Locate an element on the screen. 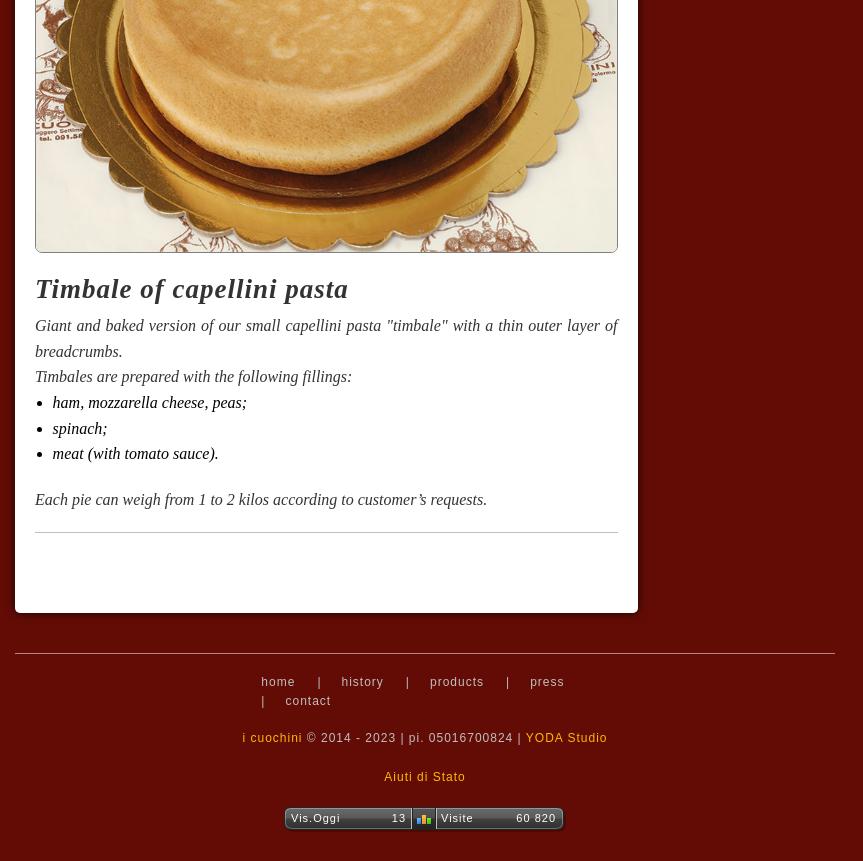  'ham, mozzarella cheese, peas;' is located at coordinates (148, 401).